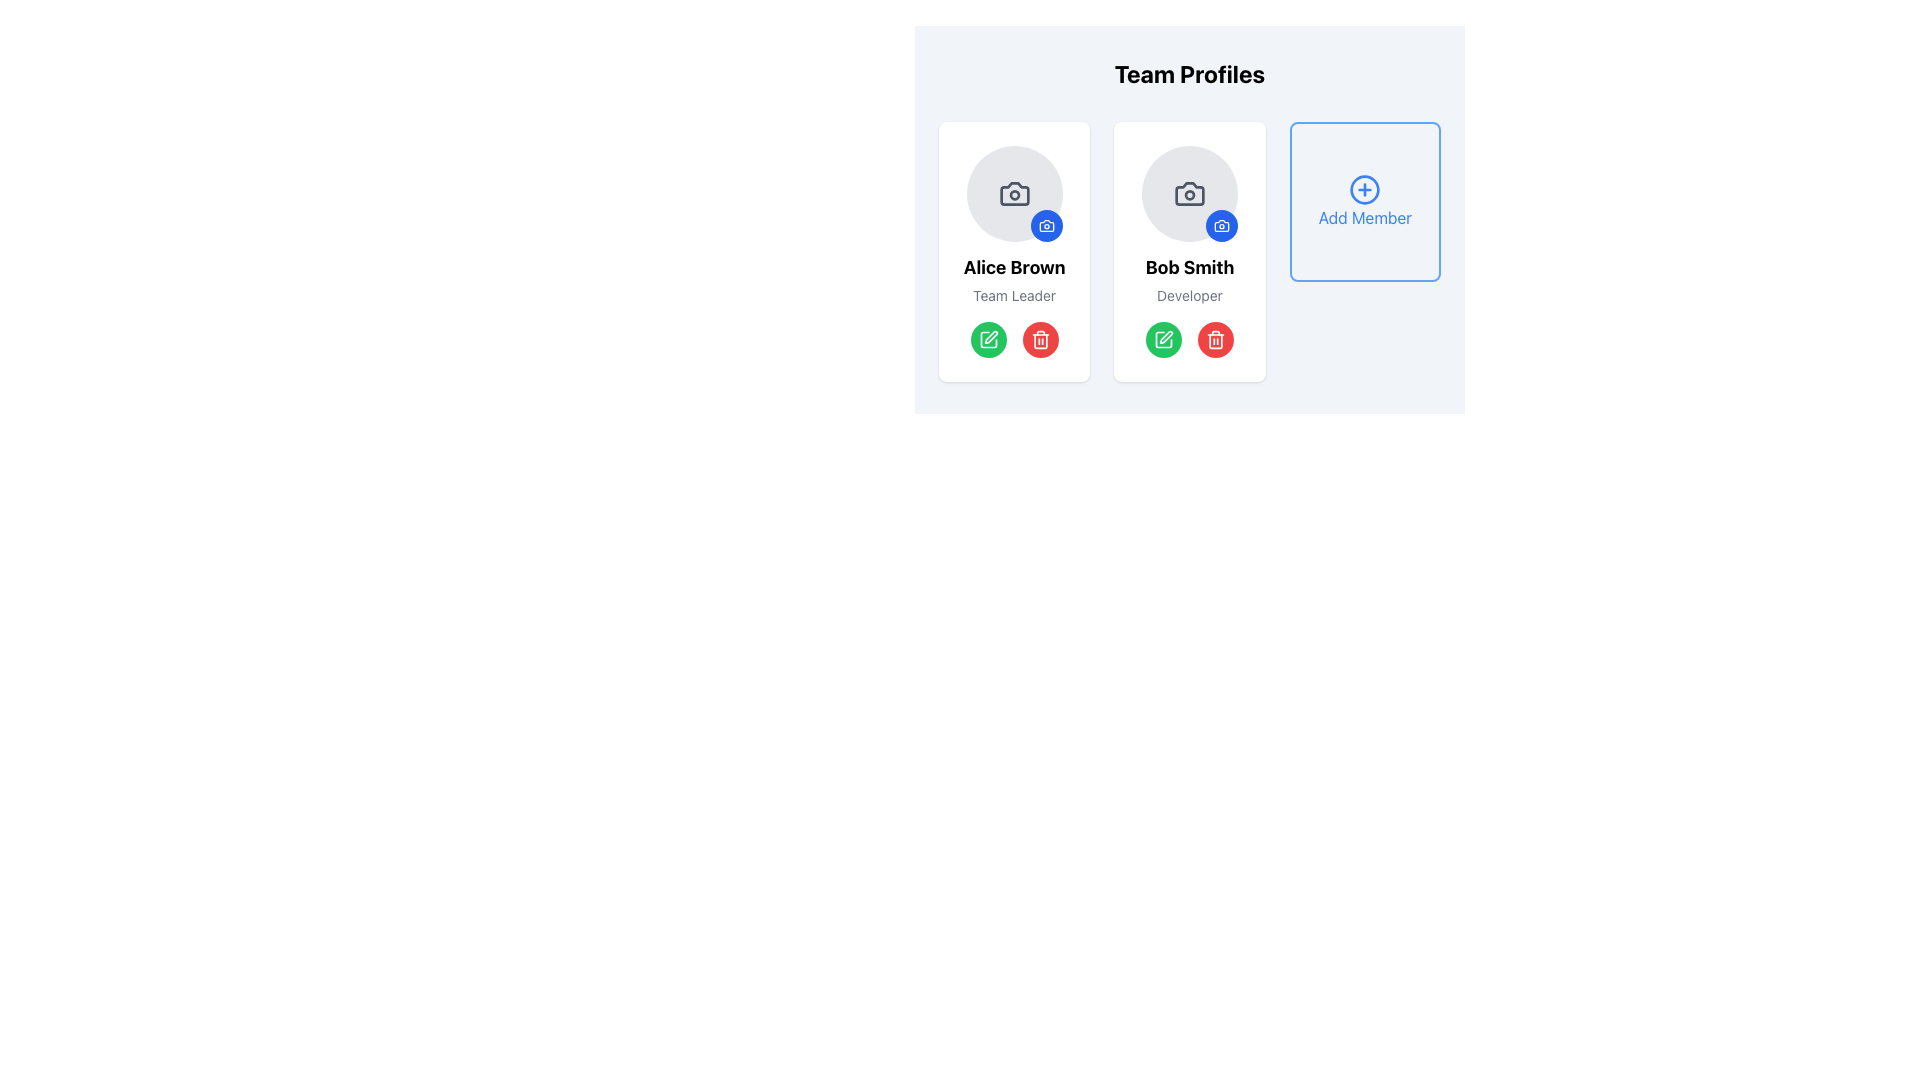  Describe the element at coordinates (1014, 338) in the screenshot. I see `the green button in the control group for managing the user profile of 'Alice Brown, Team Leader'` at that location.